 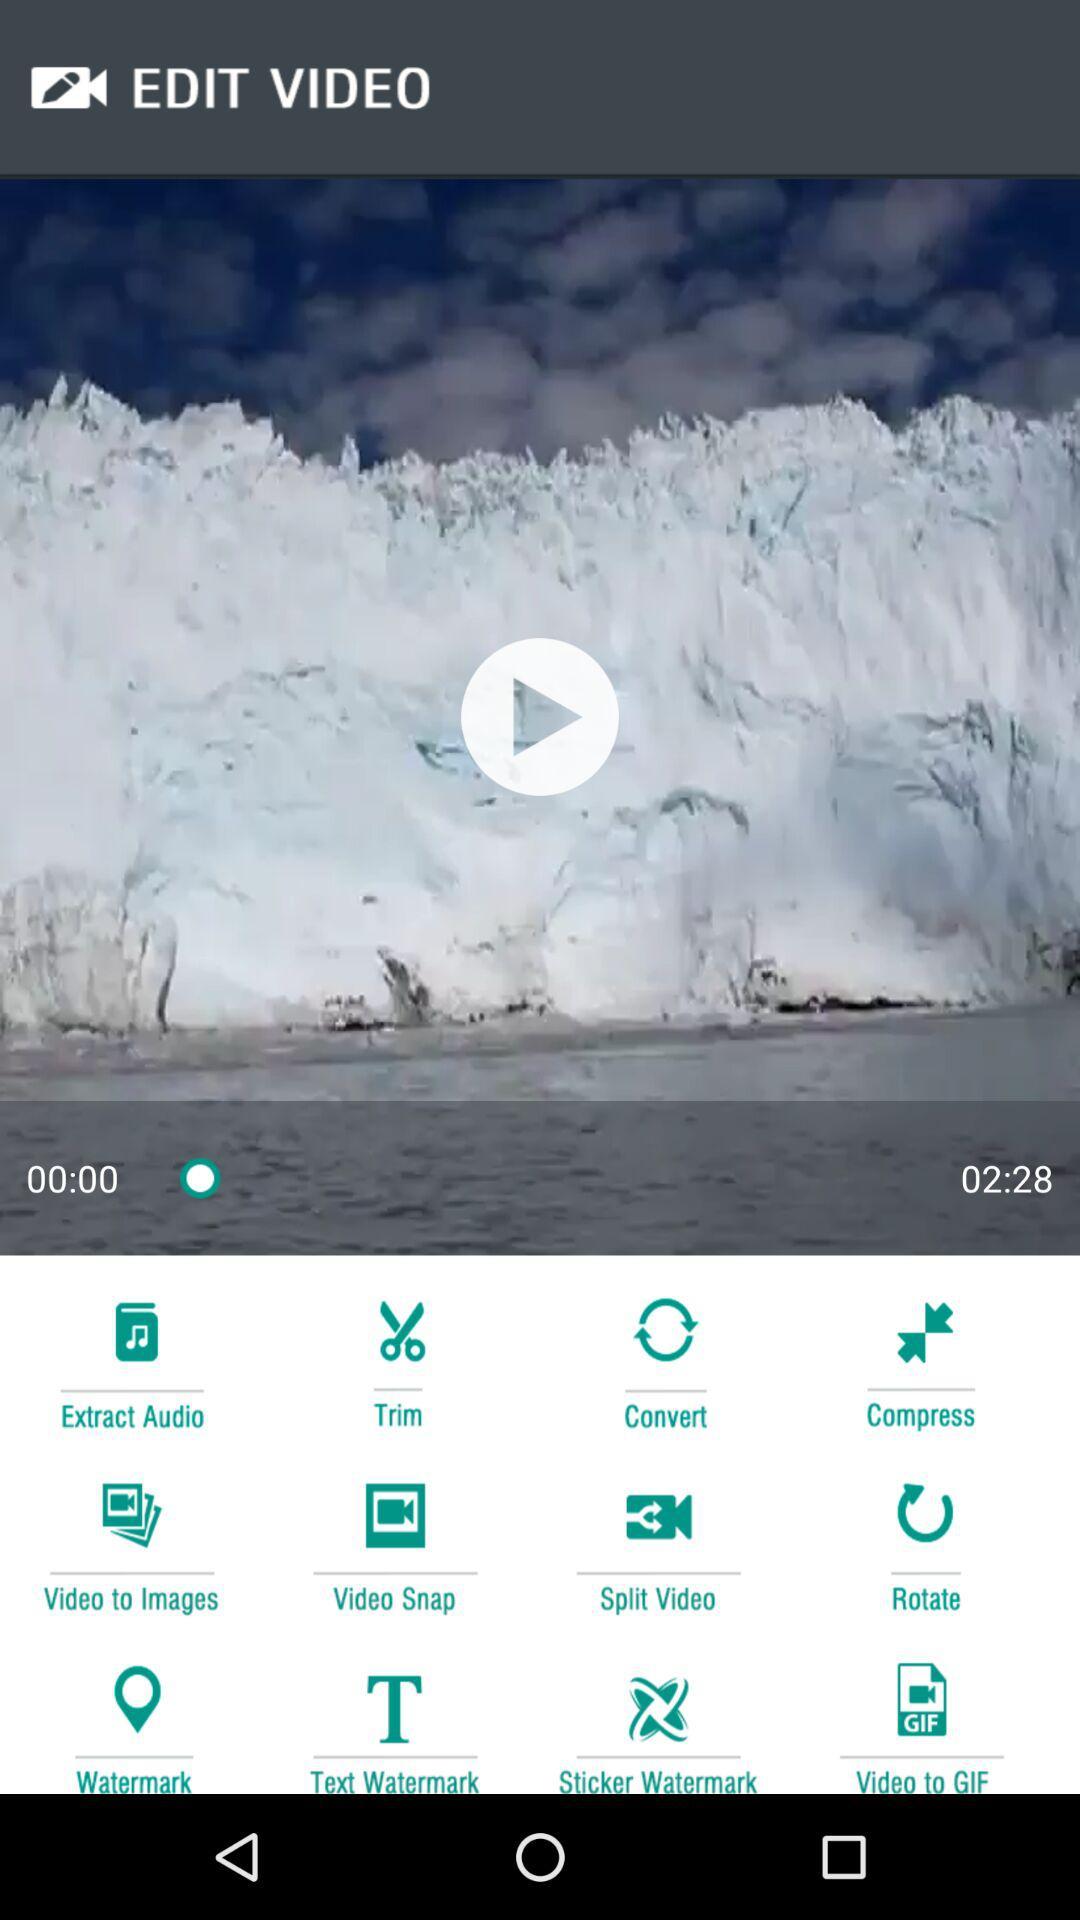 I want to click on stop, so click(x=540, y=716).